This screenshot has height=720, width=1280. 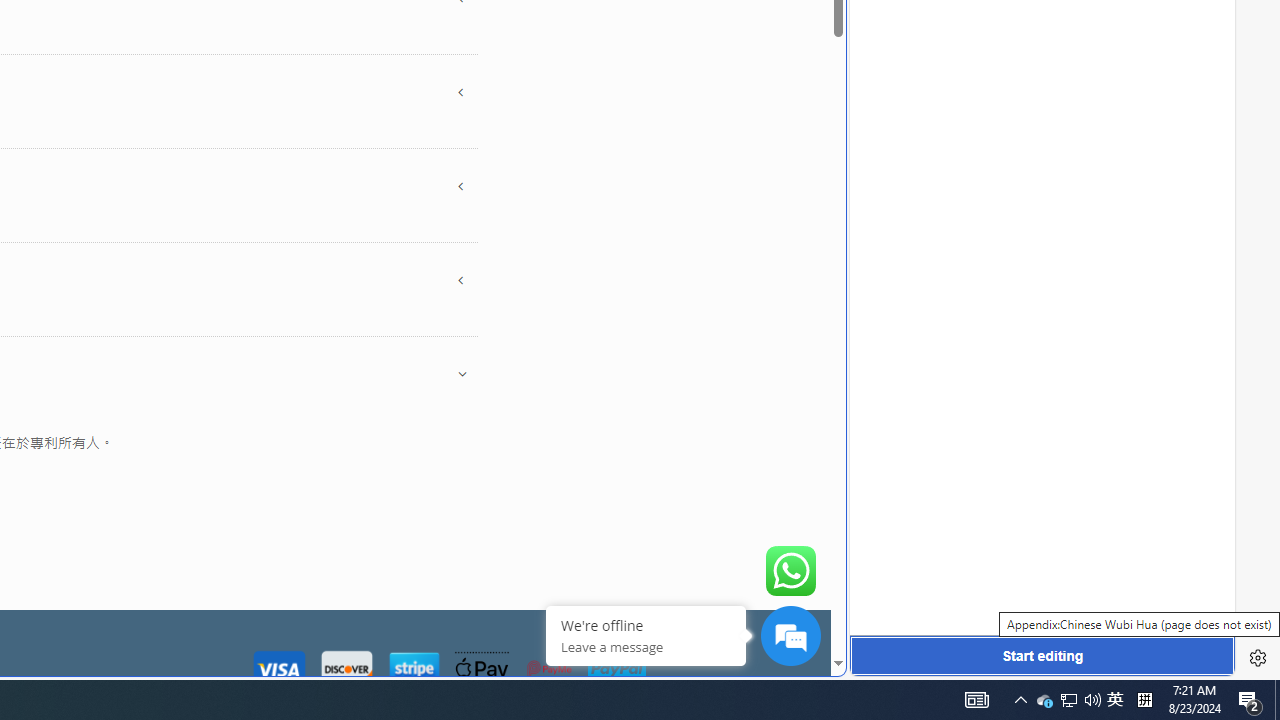 I want to click on 'Start editing', so click(x=1041, y=655).